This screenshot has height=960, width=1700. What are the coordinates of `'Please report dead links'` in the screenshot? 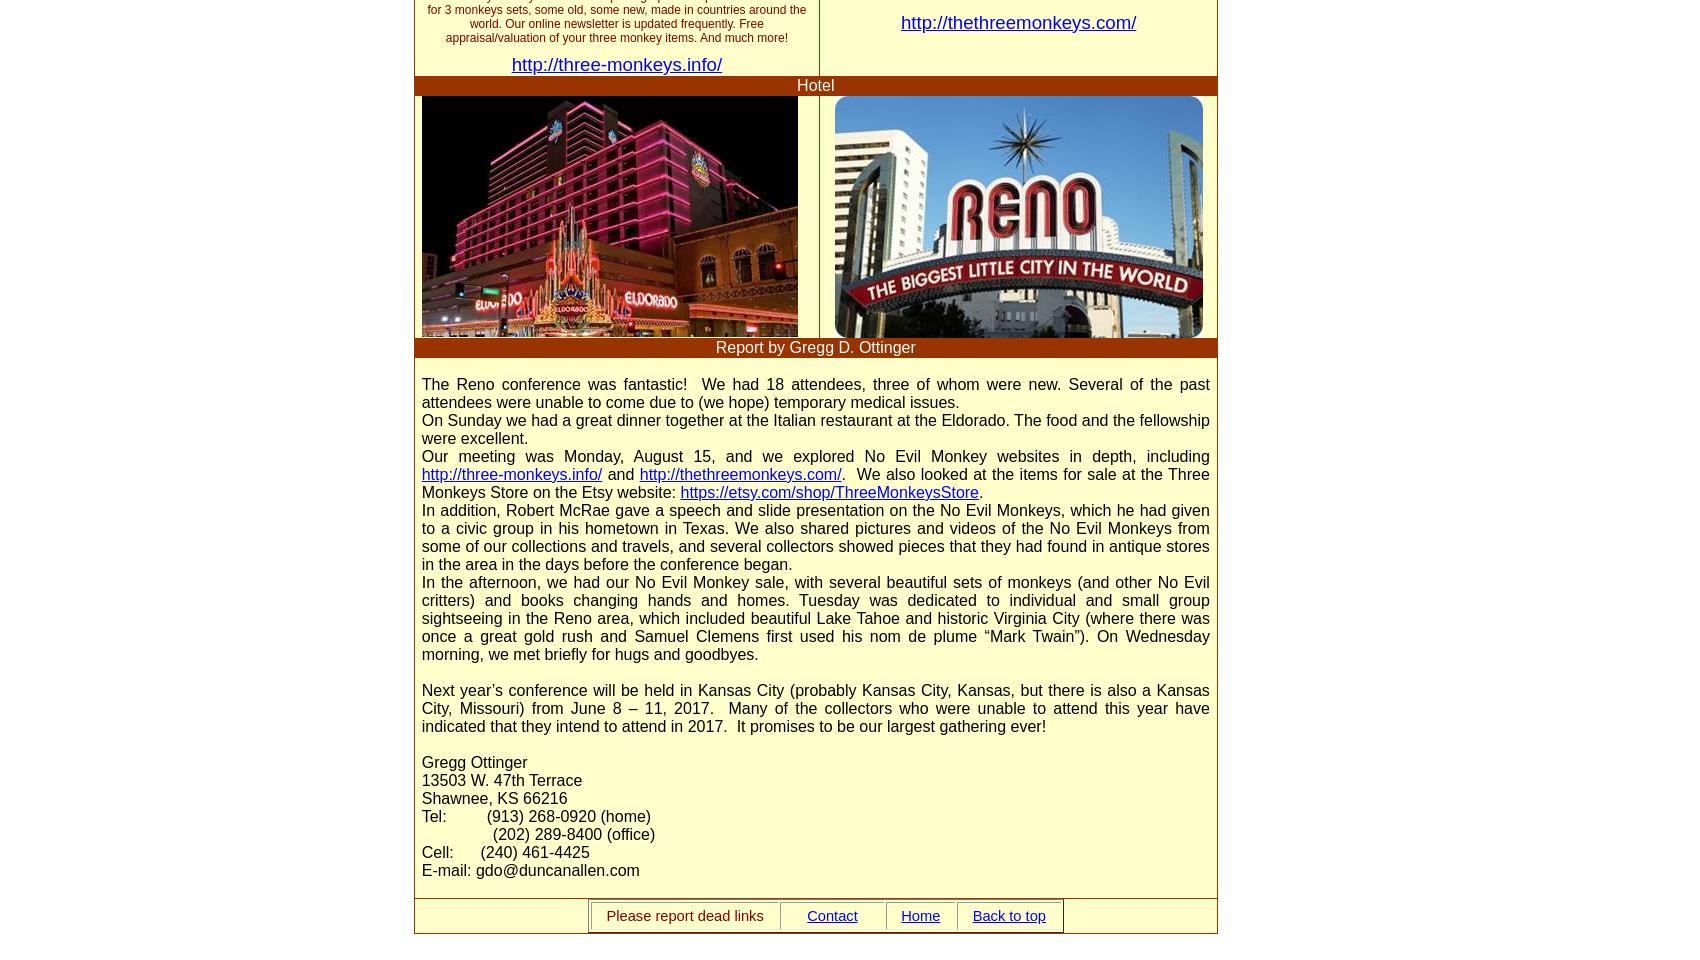 It's located at (684, 916).